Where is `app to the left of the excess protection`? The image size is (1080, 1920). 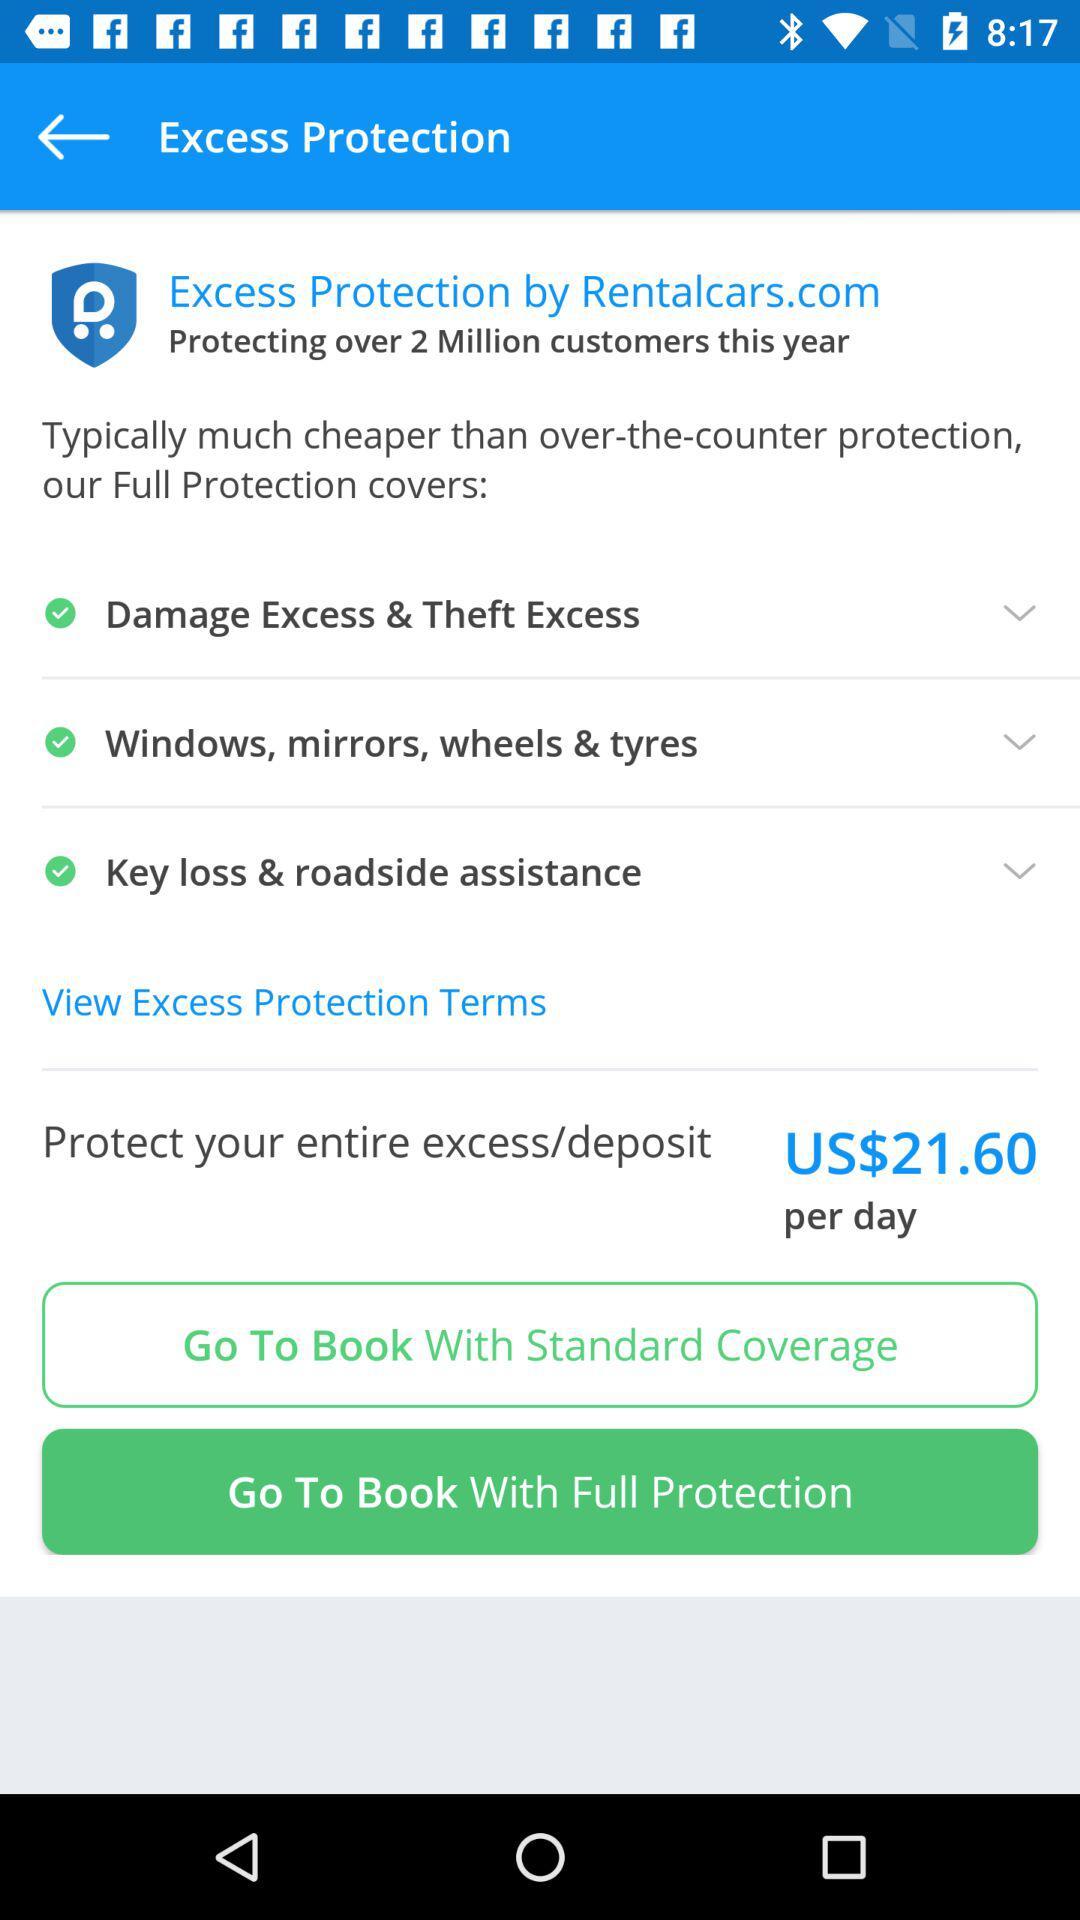 app to the left of the excess protection is located at coordinates (72, 135).